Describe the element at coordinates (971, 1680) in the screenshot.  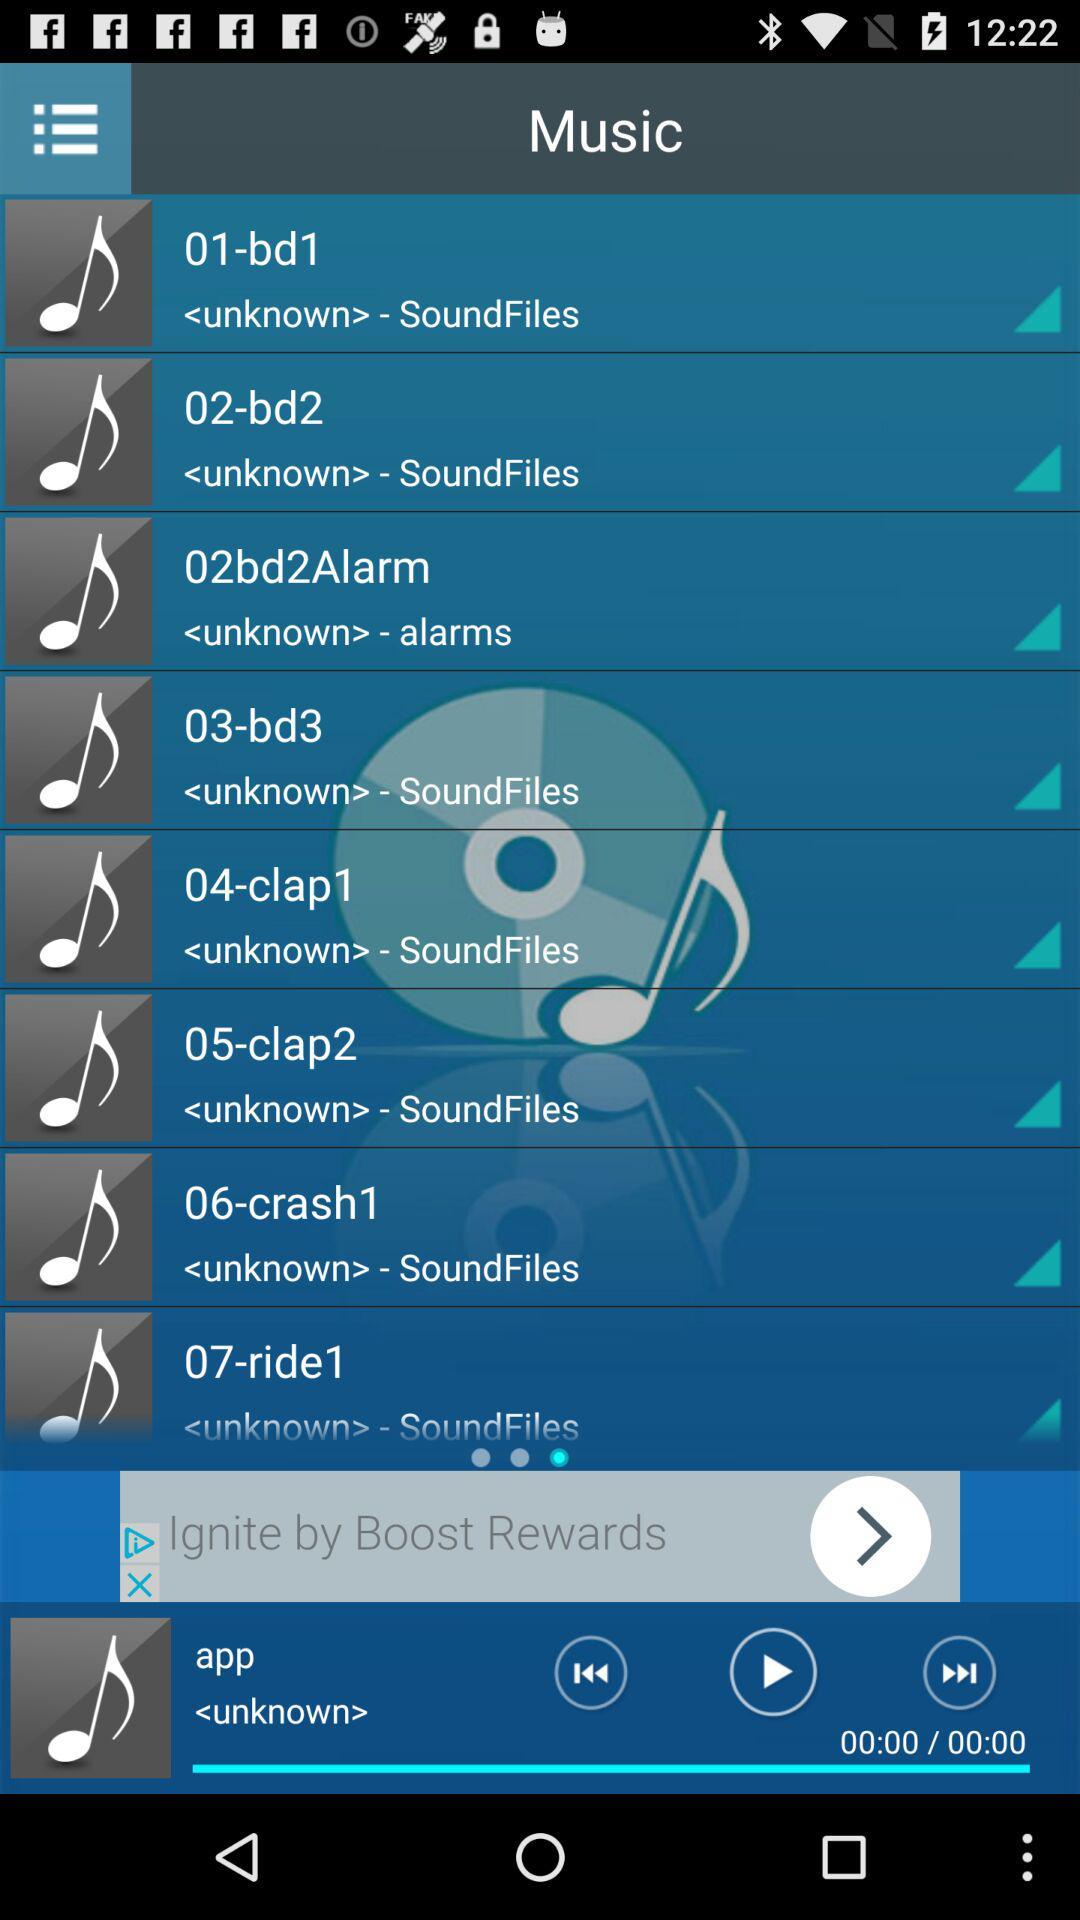
I see `next audio` at that location.